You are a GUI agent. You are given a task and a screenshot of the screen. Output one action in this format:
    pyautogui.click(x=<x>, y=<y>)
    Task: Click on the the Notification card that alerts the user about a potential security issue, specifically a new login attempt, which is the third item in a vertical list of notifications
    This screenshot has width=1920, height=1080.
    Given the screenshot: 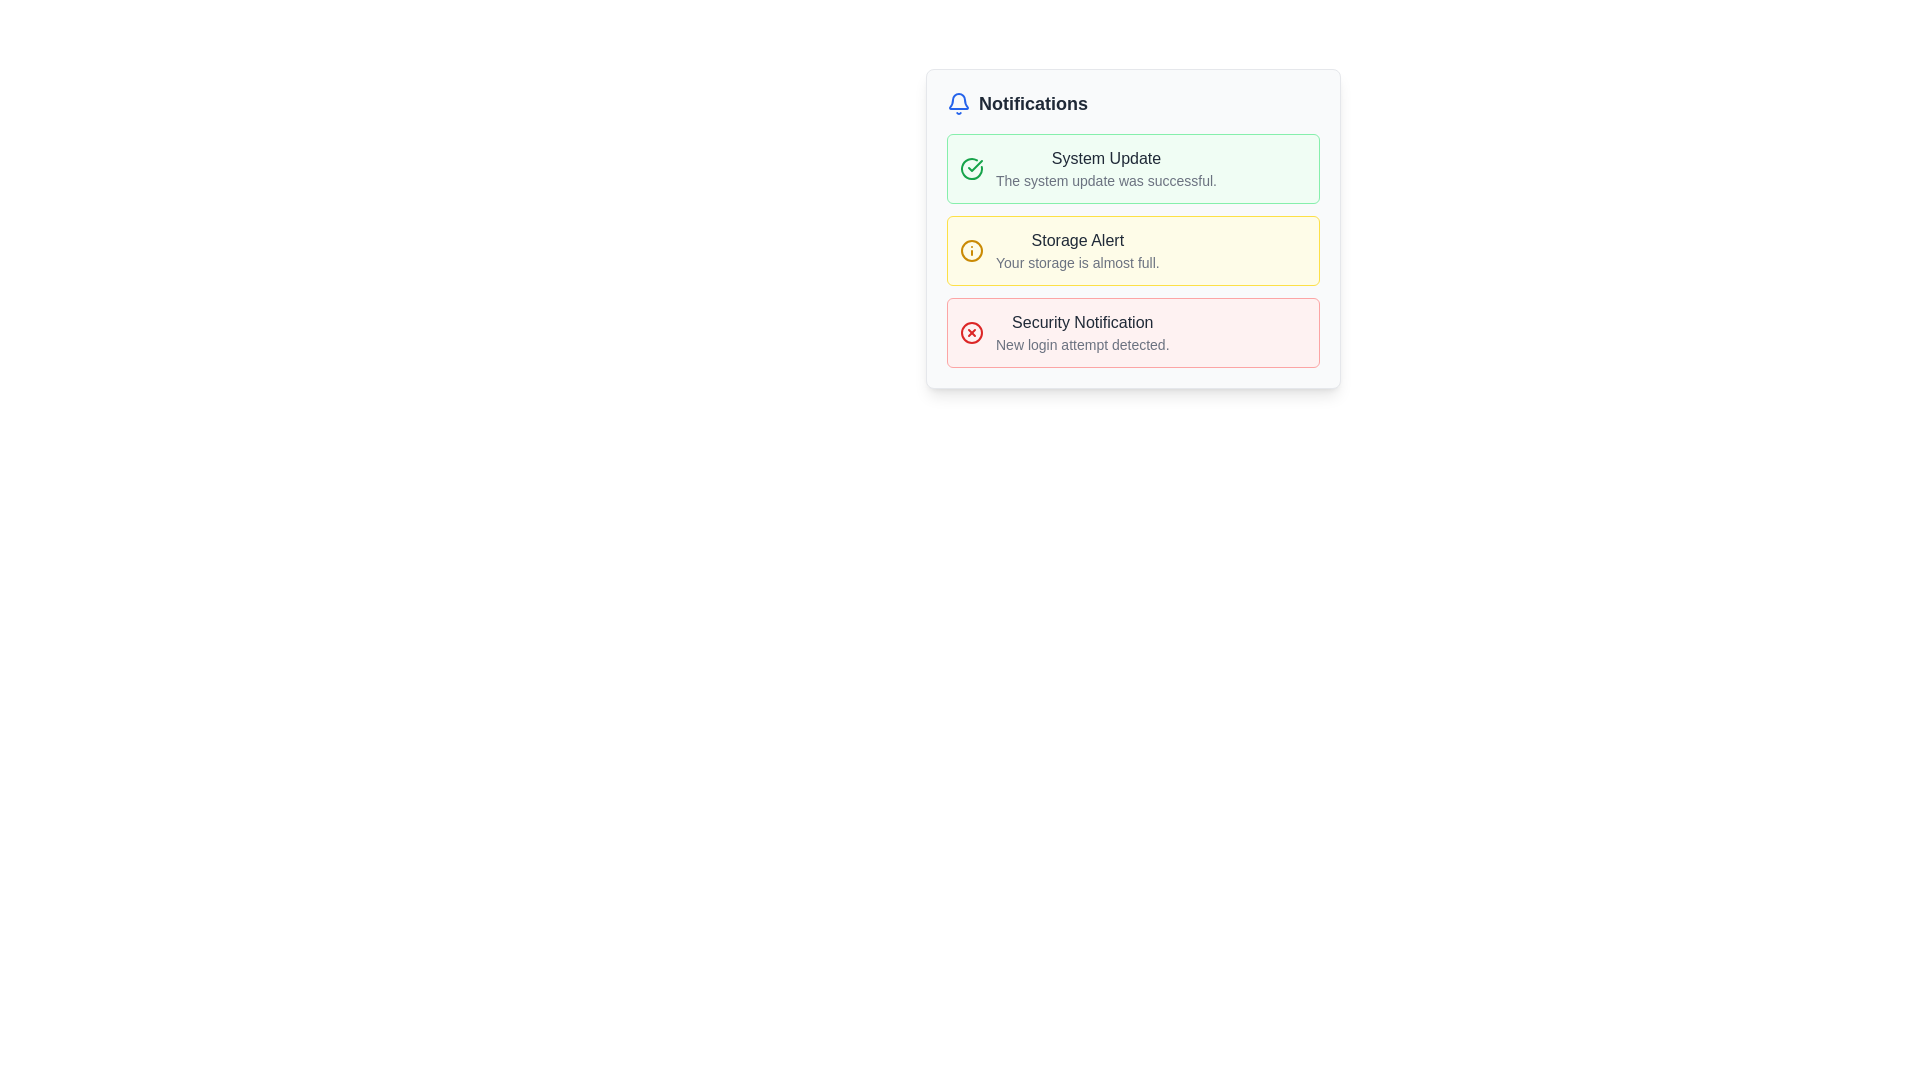 What is the action you would take?
    pyautogui.click(x=1133, y=331)
    